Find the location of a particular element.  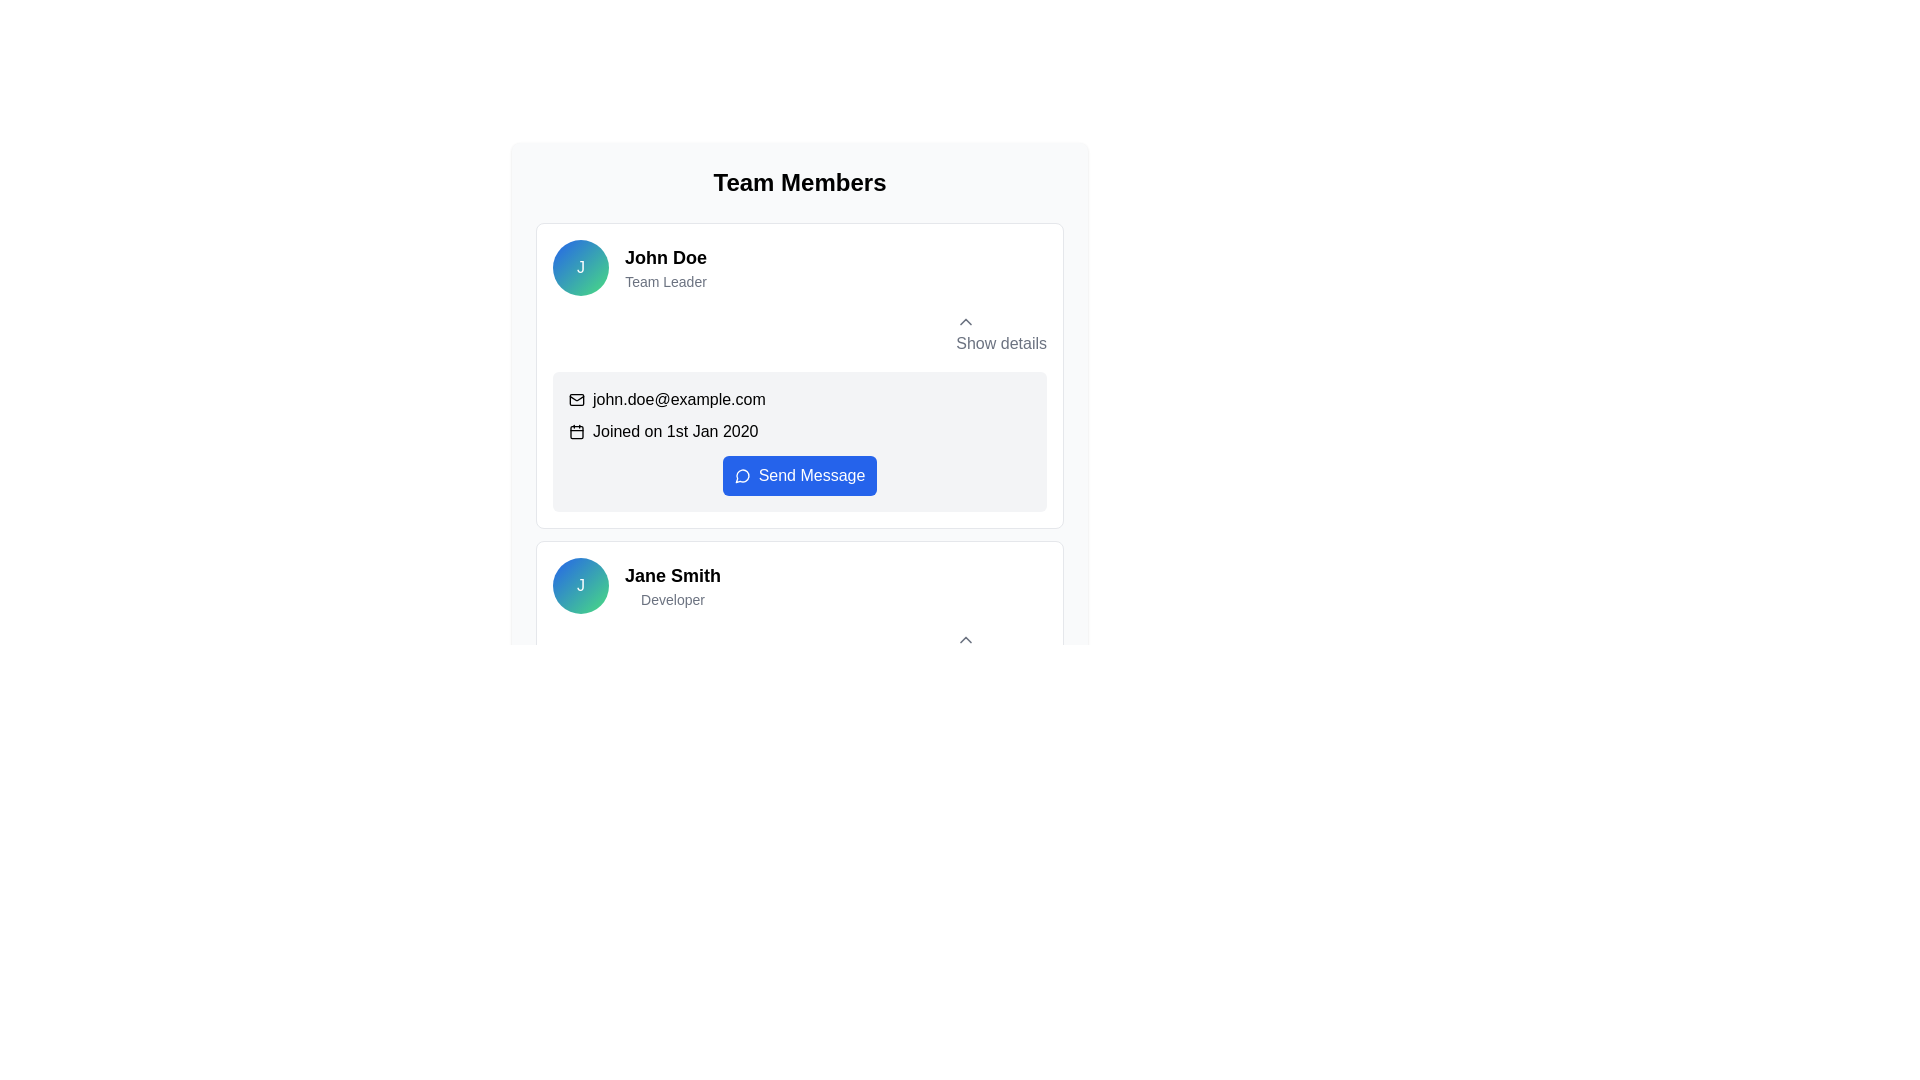

the text label that reads 'Joined on 1st Jan 2020.' which is located under the 'John Doe' member information, adjacent to a calendar icon is located at coordinates (675, 431).